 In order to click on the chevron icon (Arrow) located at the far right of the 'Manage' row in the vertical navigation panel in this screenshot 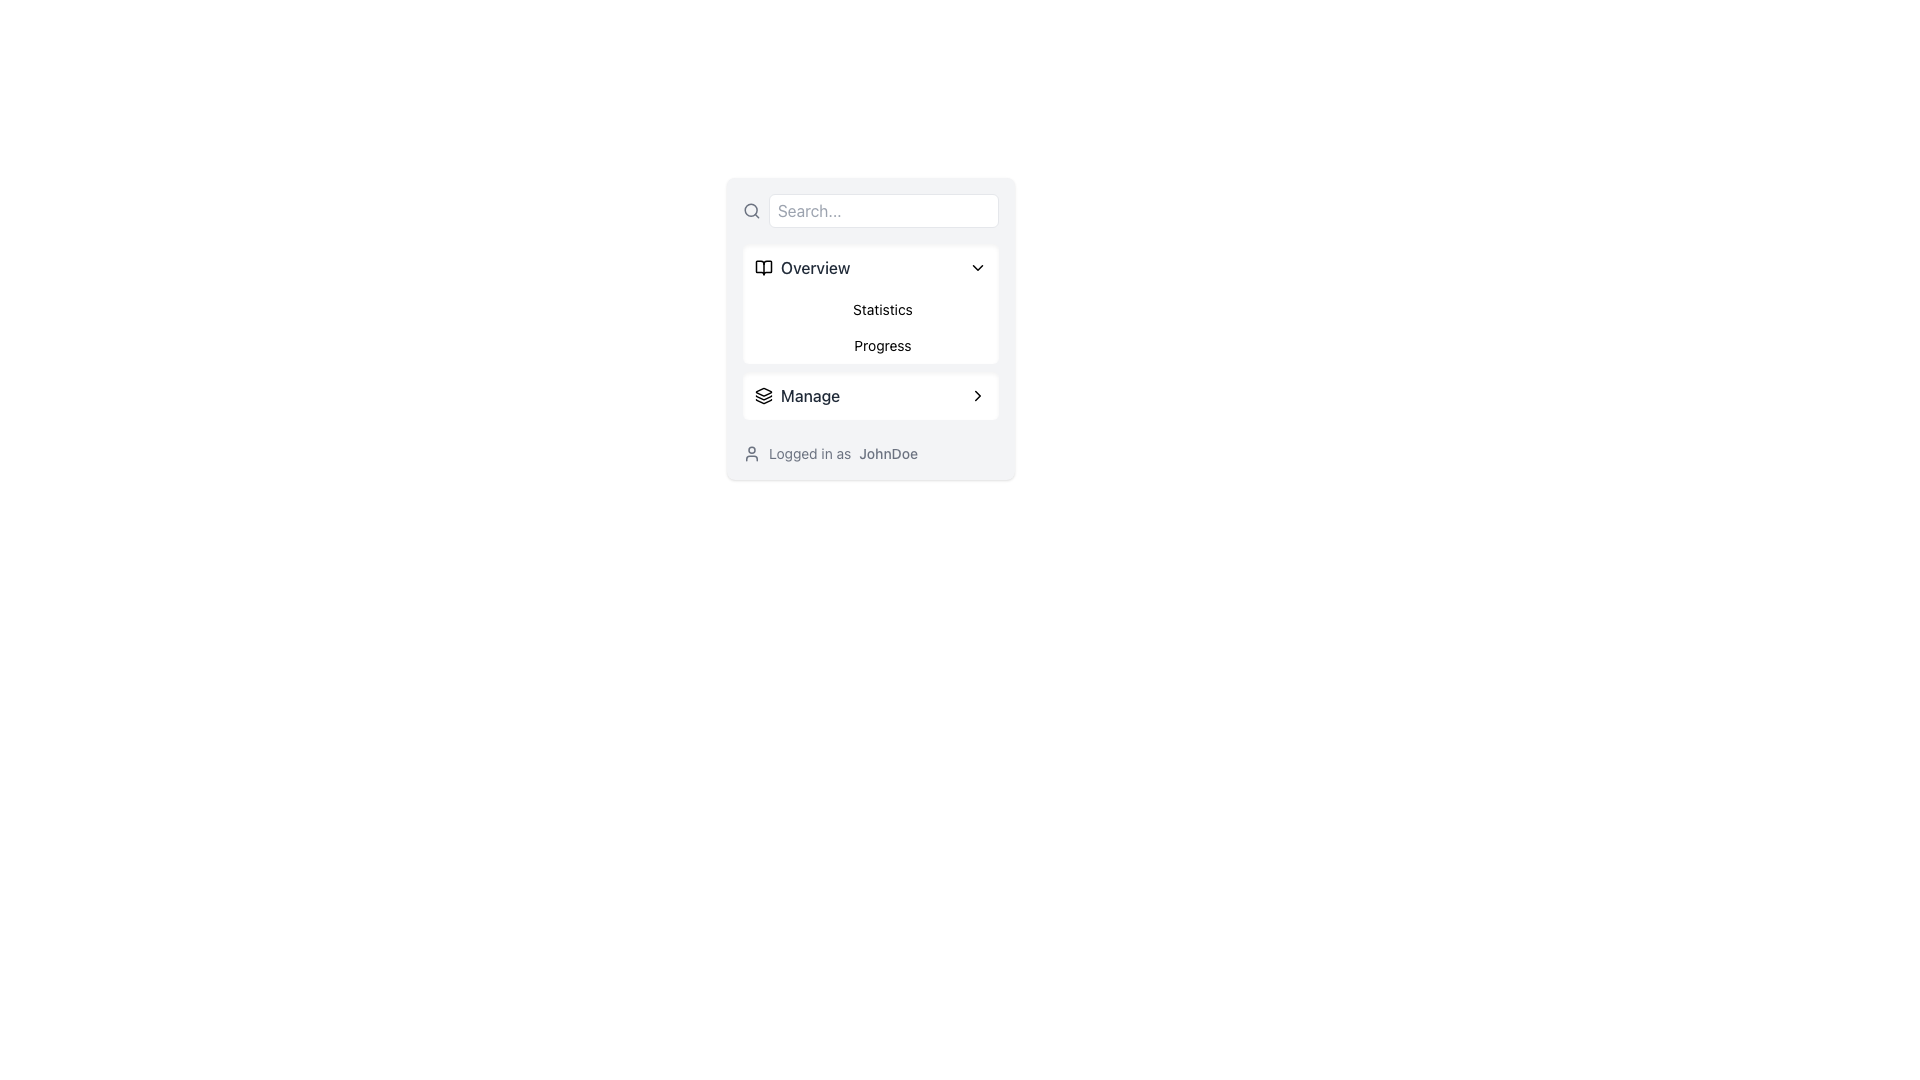, I will do `click(978, 396)`.